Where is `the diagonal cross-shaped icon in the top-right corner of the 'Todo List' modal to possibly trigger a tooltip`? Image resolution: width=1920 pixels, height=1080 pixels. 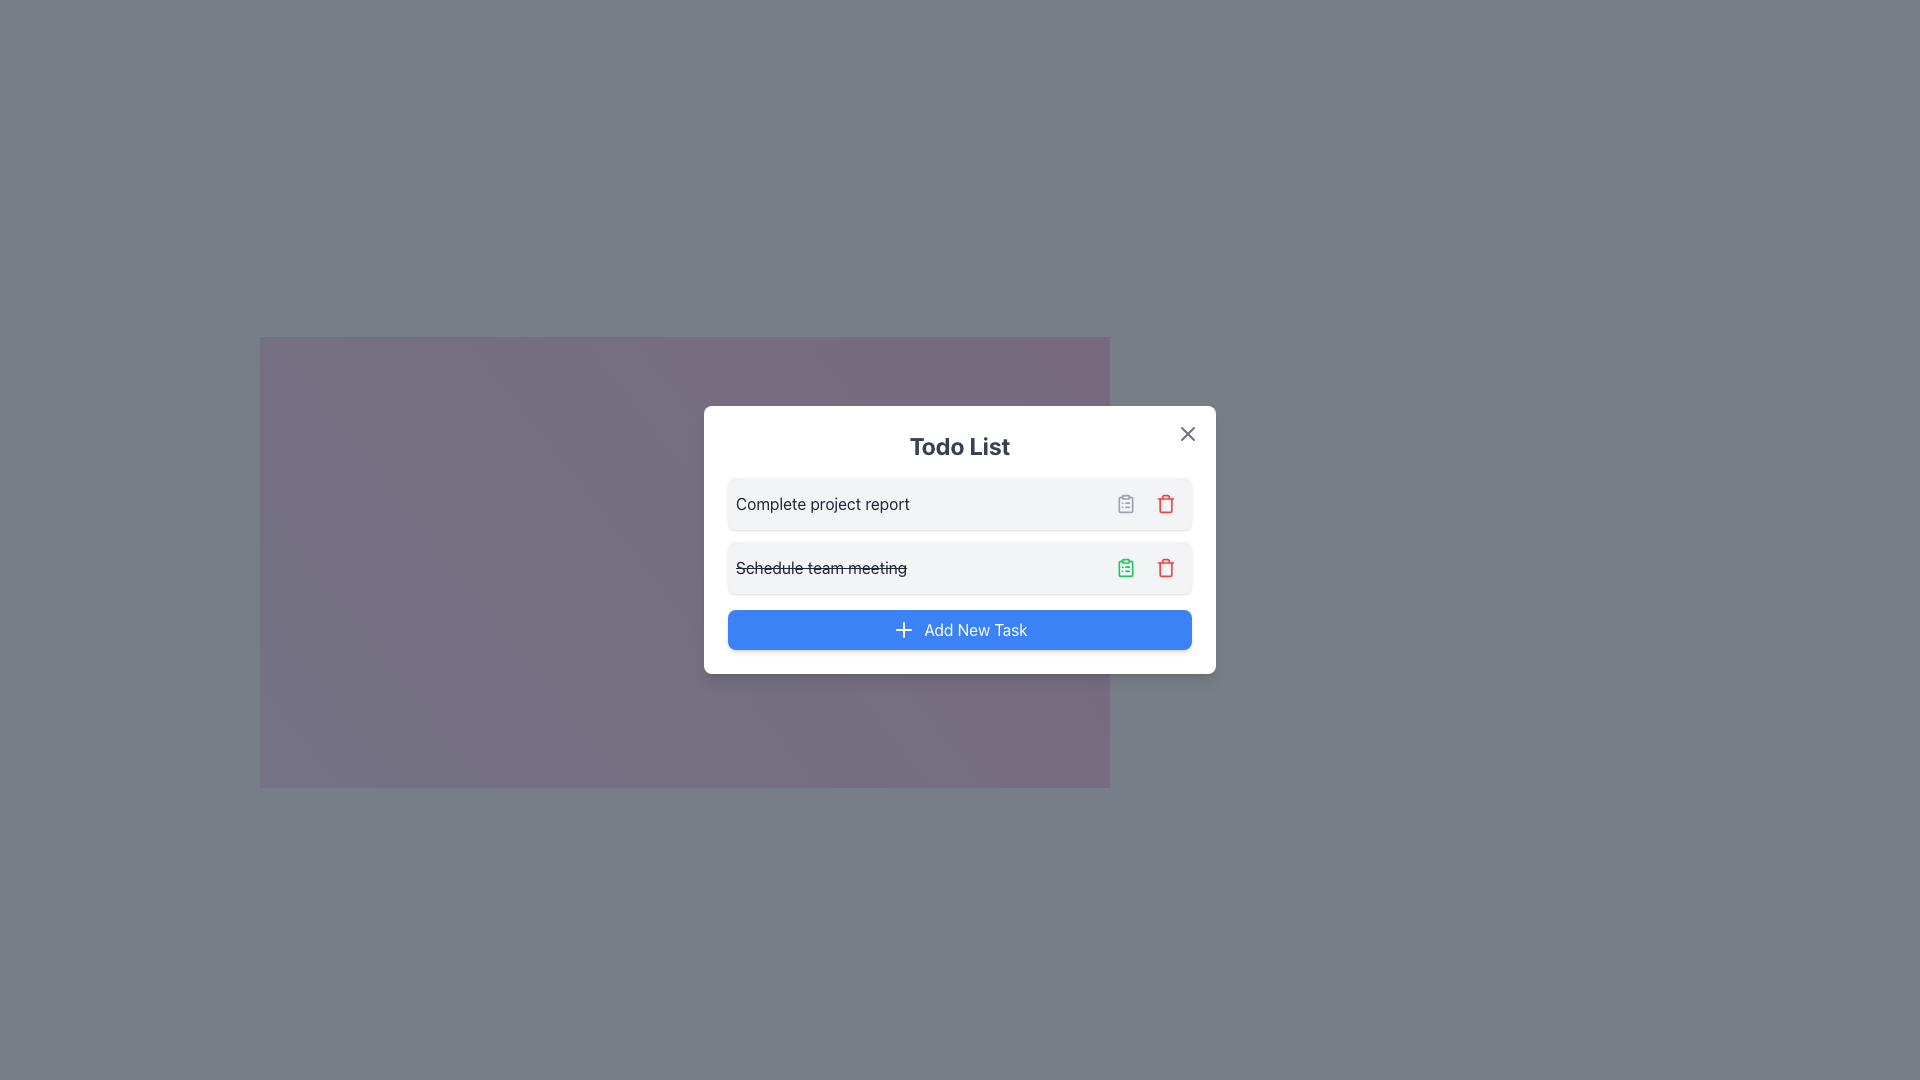
the diagonal cross-shaped icon in the top-right corner of the 'Todo List' modal to possibly trigger a tooltip is located at coordinates (1188, 433).